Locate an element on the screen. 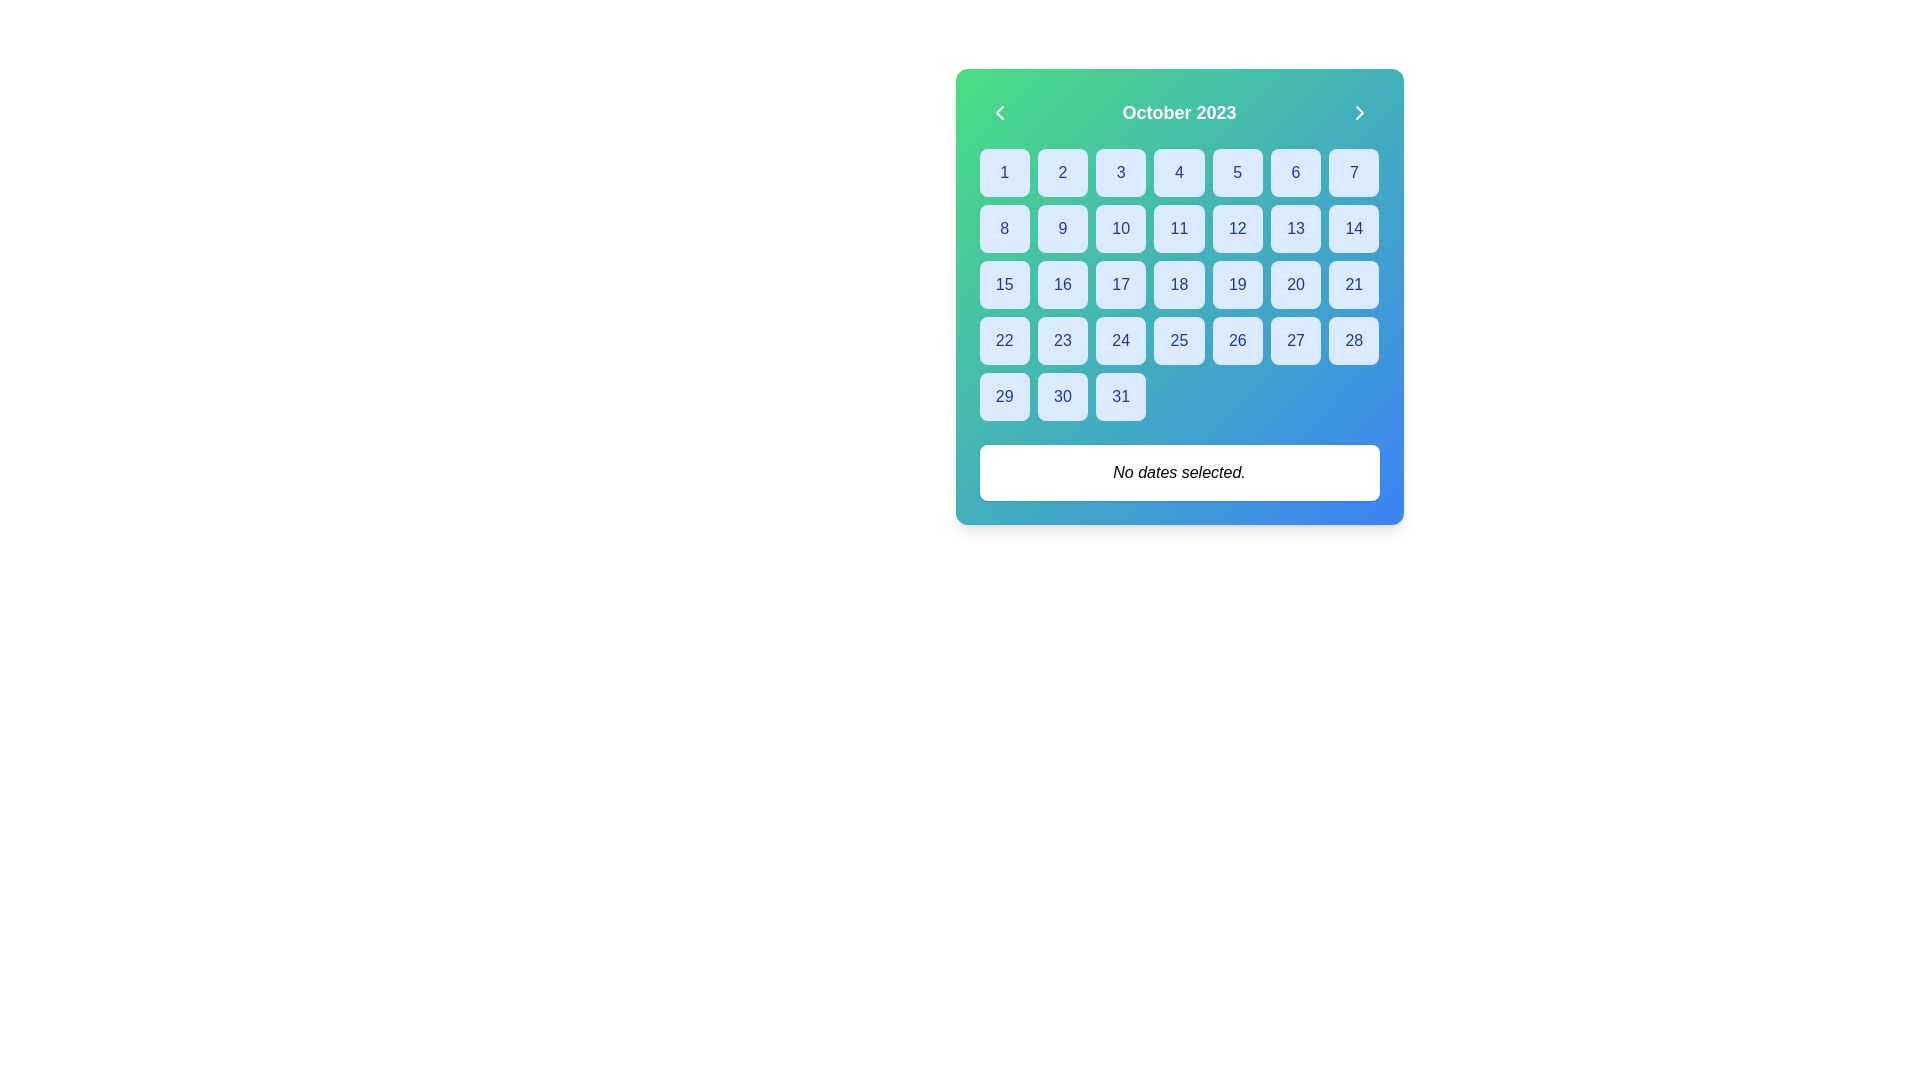  the square button with rounded corners and a light blue background featuring the number '12' in dark blue font, located in the second row and fifth column of the calendar interface is located at coordinates (1236, 227).